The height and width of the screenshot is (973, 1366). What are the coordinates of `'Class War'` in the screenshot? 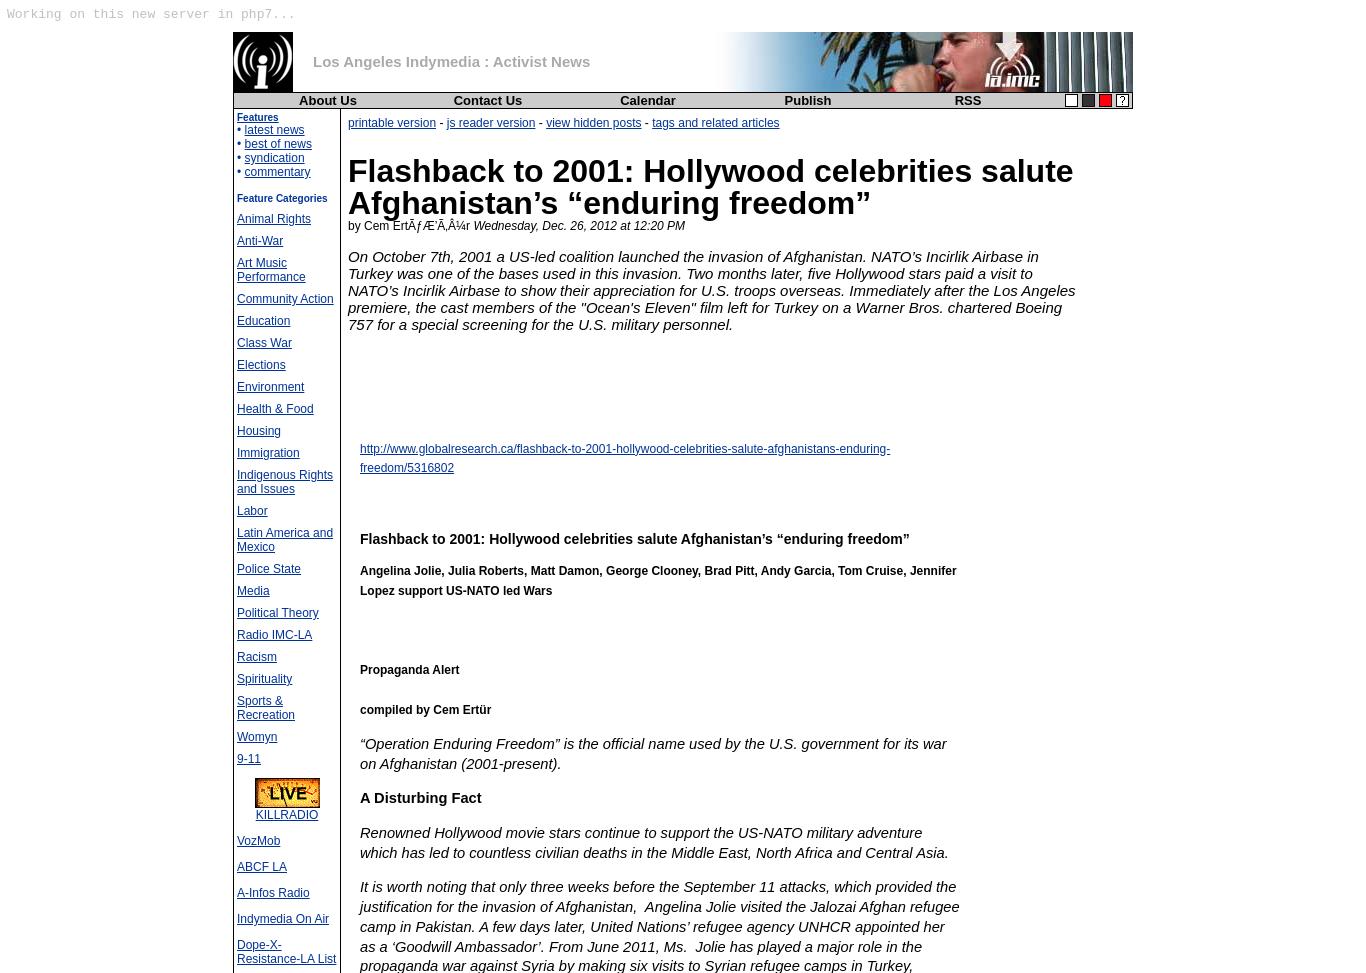 It's located at (264, 342).